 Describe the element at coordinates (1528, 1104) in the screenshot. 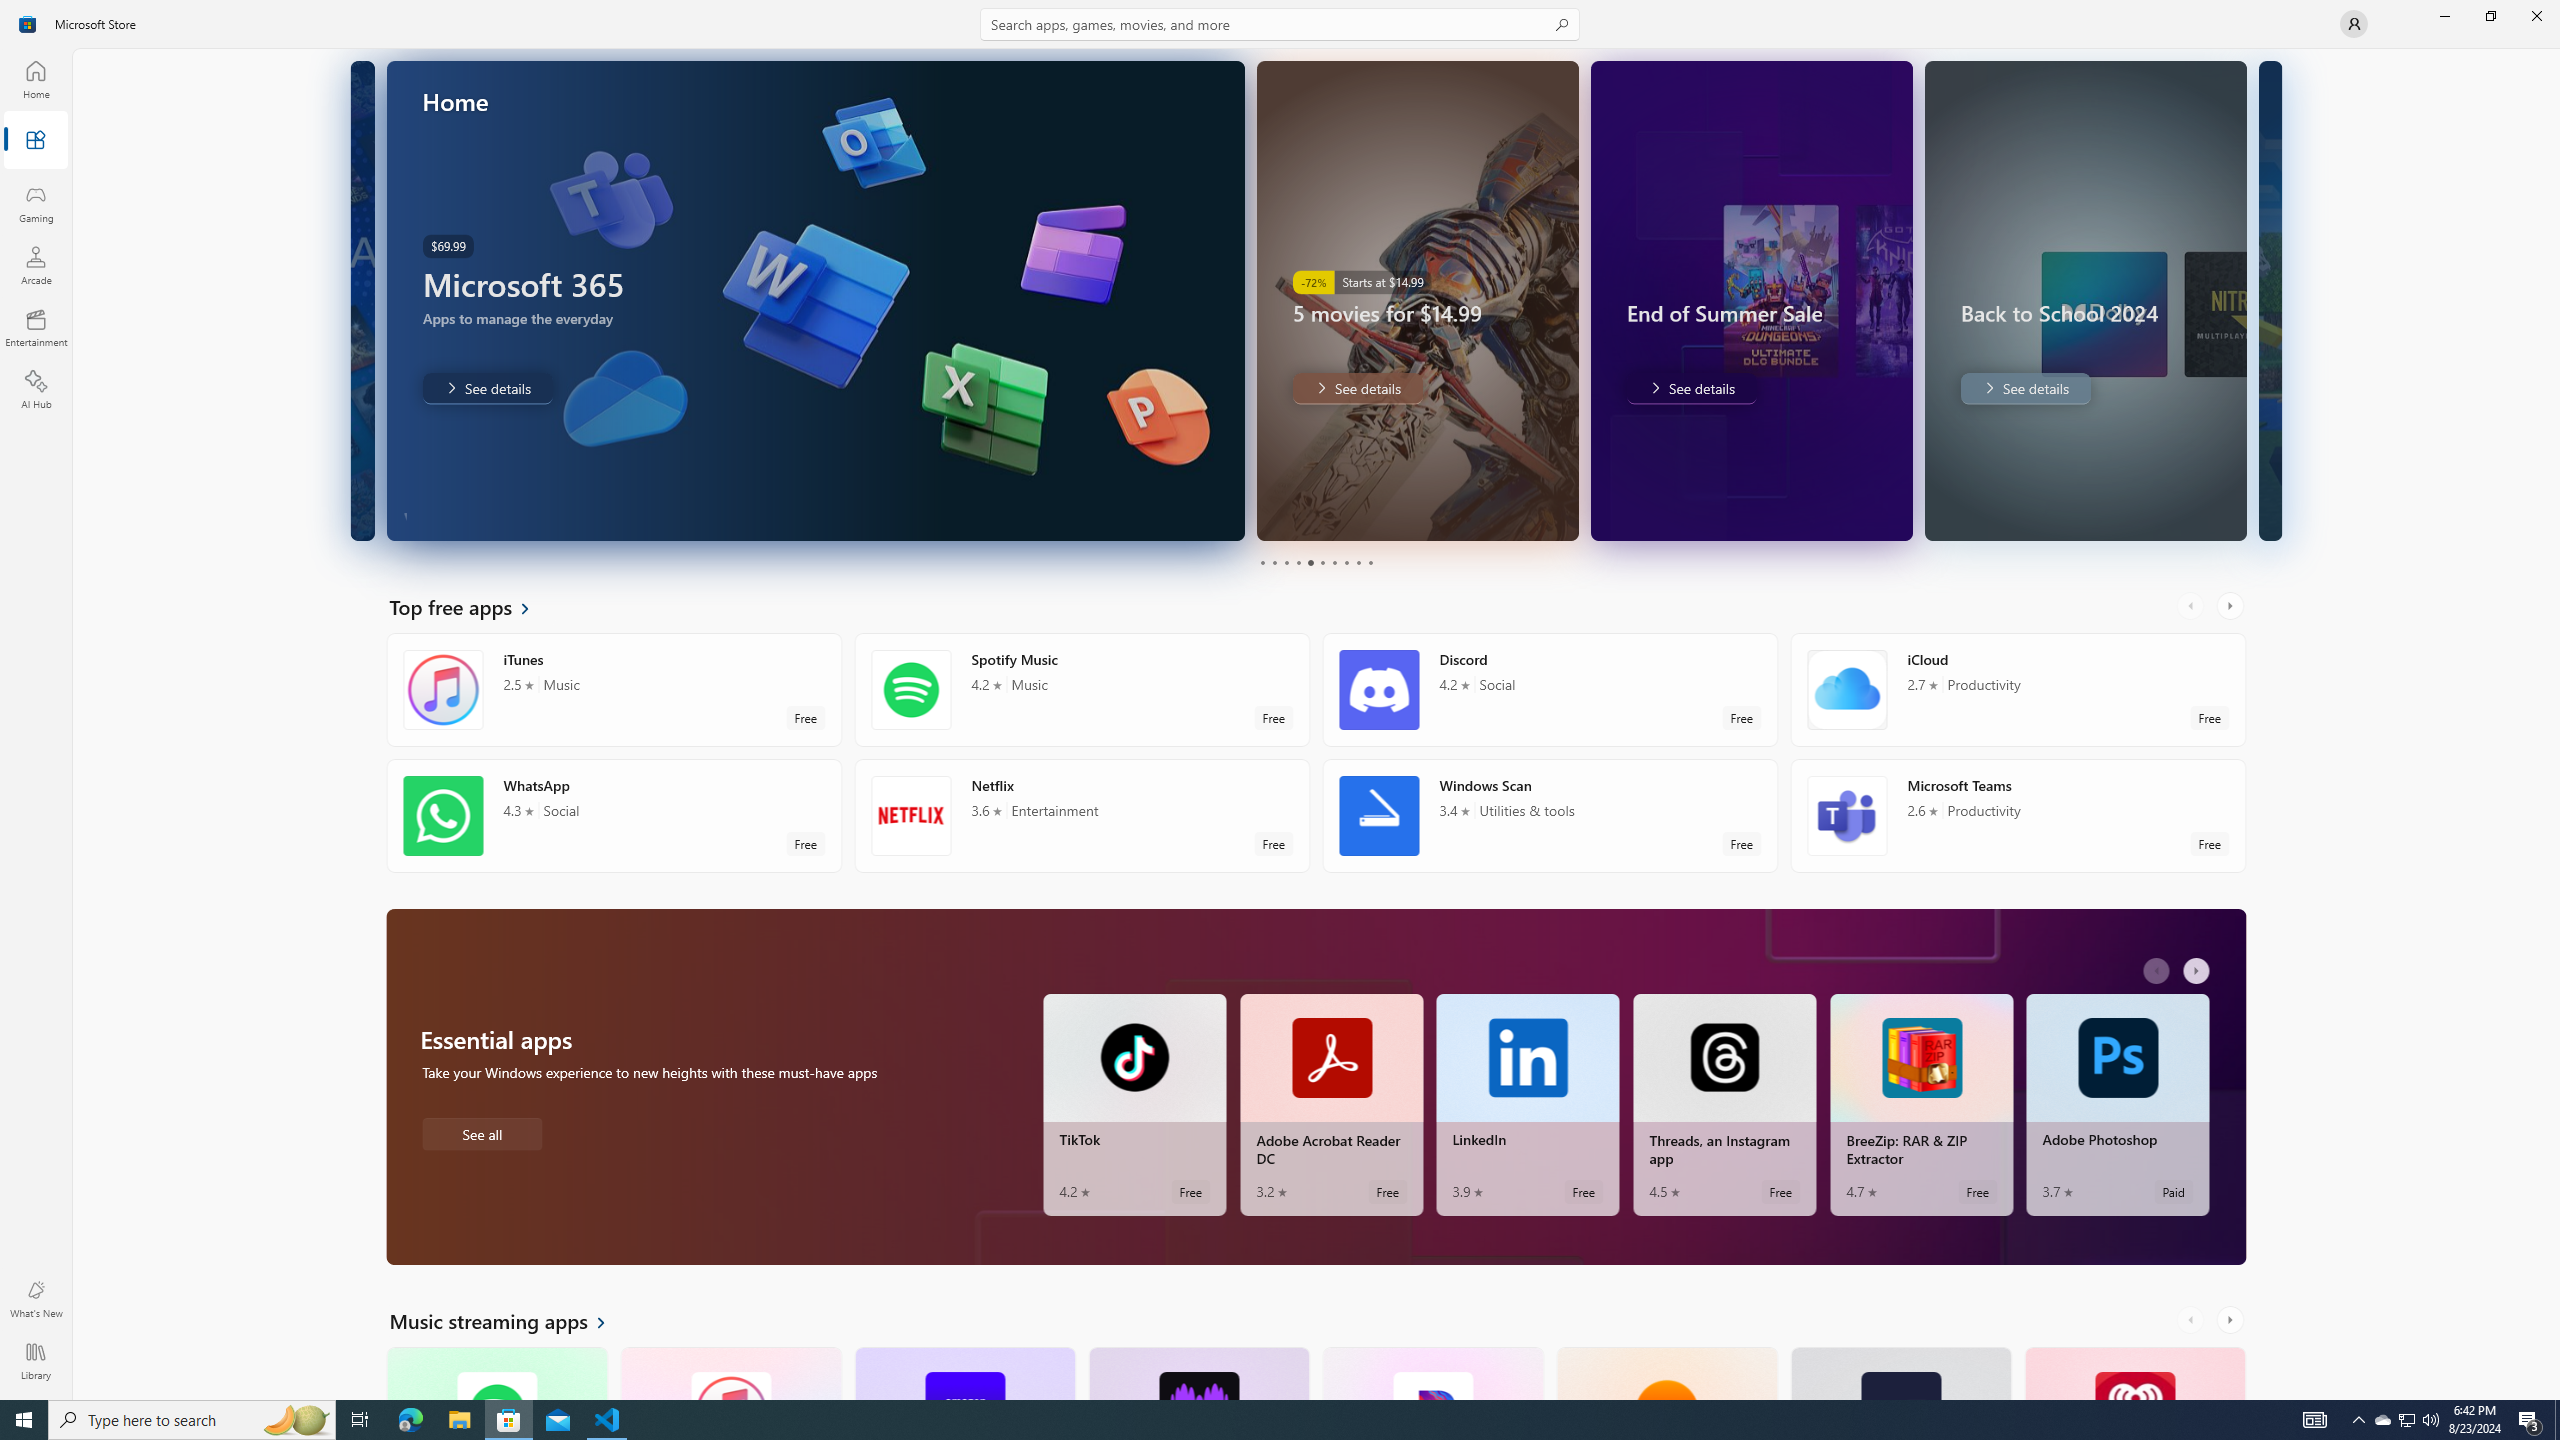

I see `'LinkedIn. Average rating of 3.9 out of five stars. Free  '` at that location.